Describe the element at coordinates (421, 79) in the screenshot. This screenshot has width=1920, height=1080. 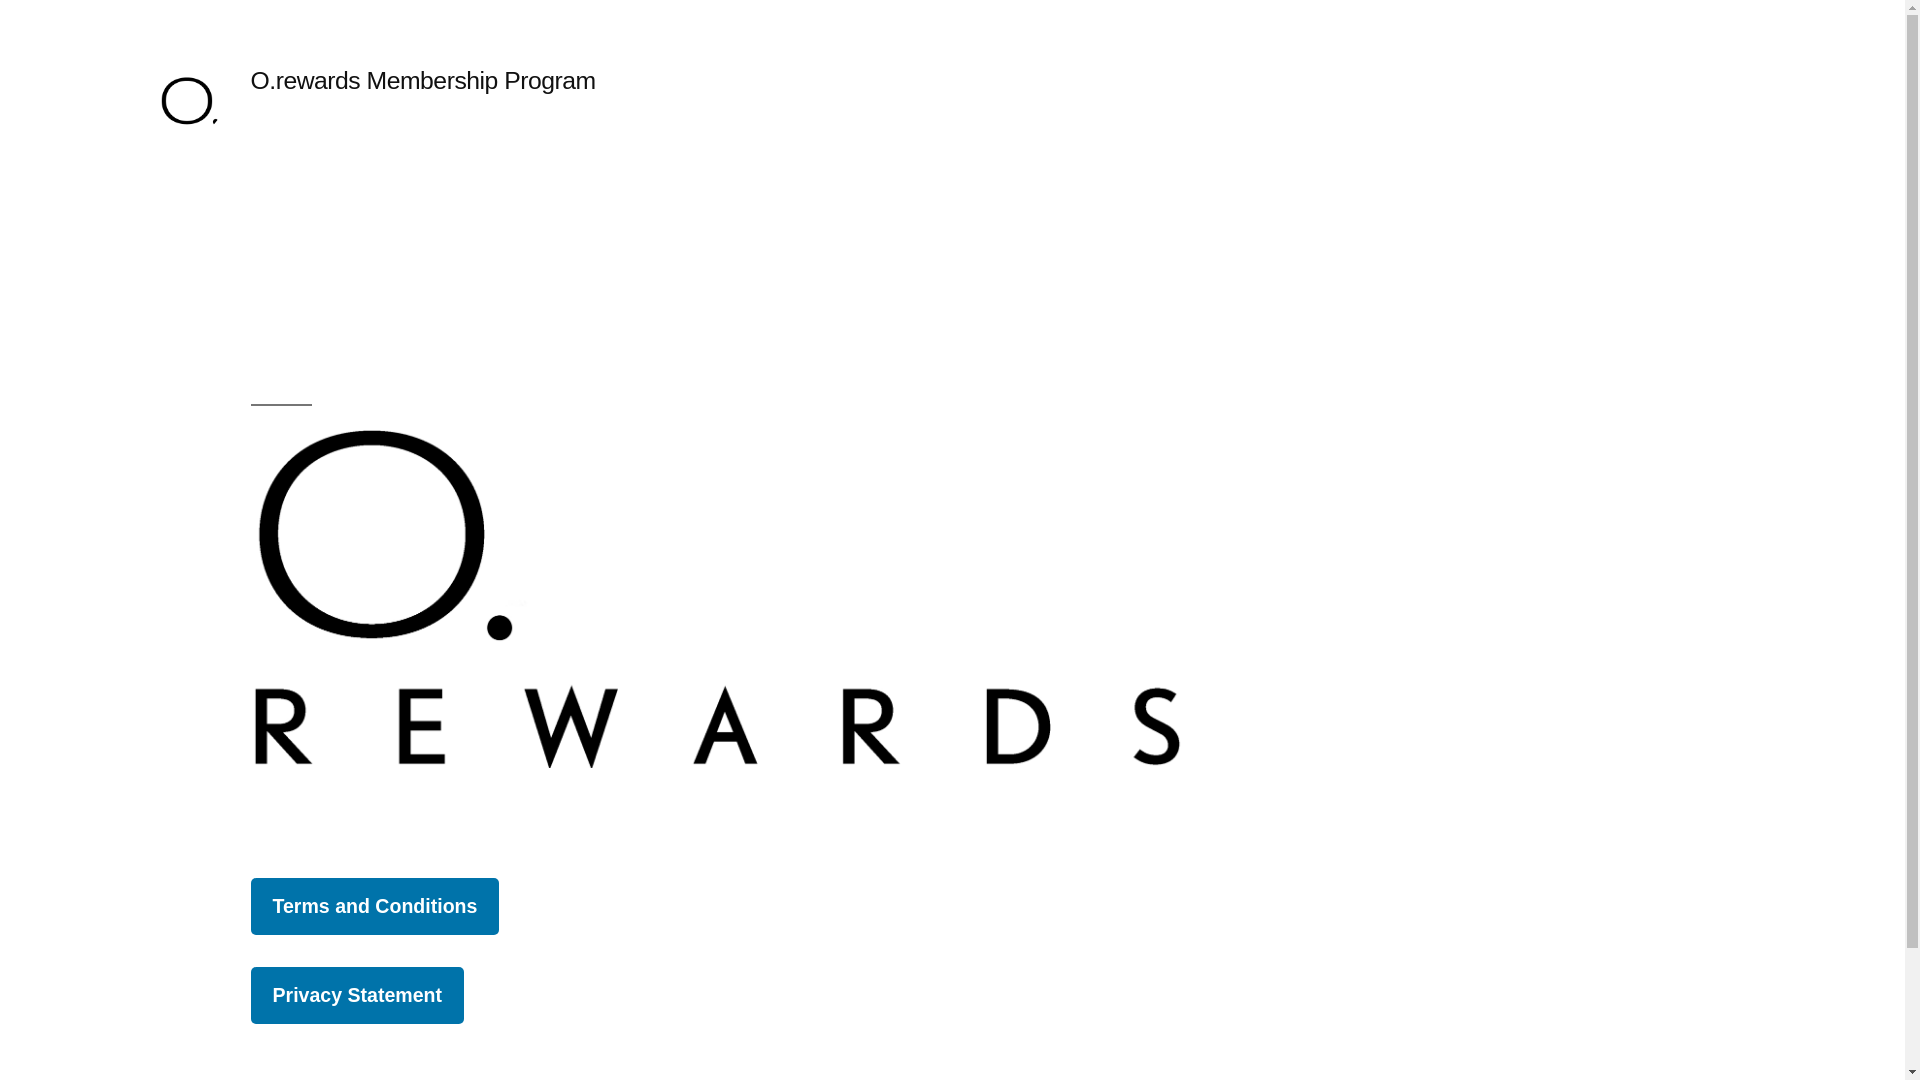
I see `'O.rewards Membership Program'` at that location.